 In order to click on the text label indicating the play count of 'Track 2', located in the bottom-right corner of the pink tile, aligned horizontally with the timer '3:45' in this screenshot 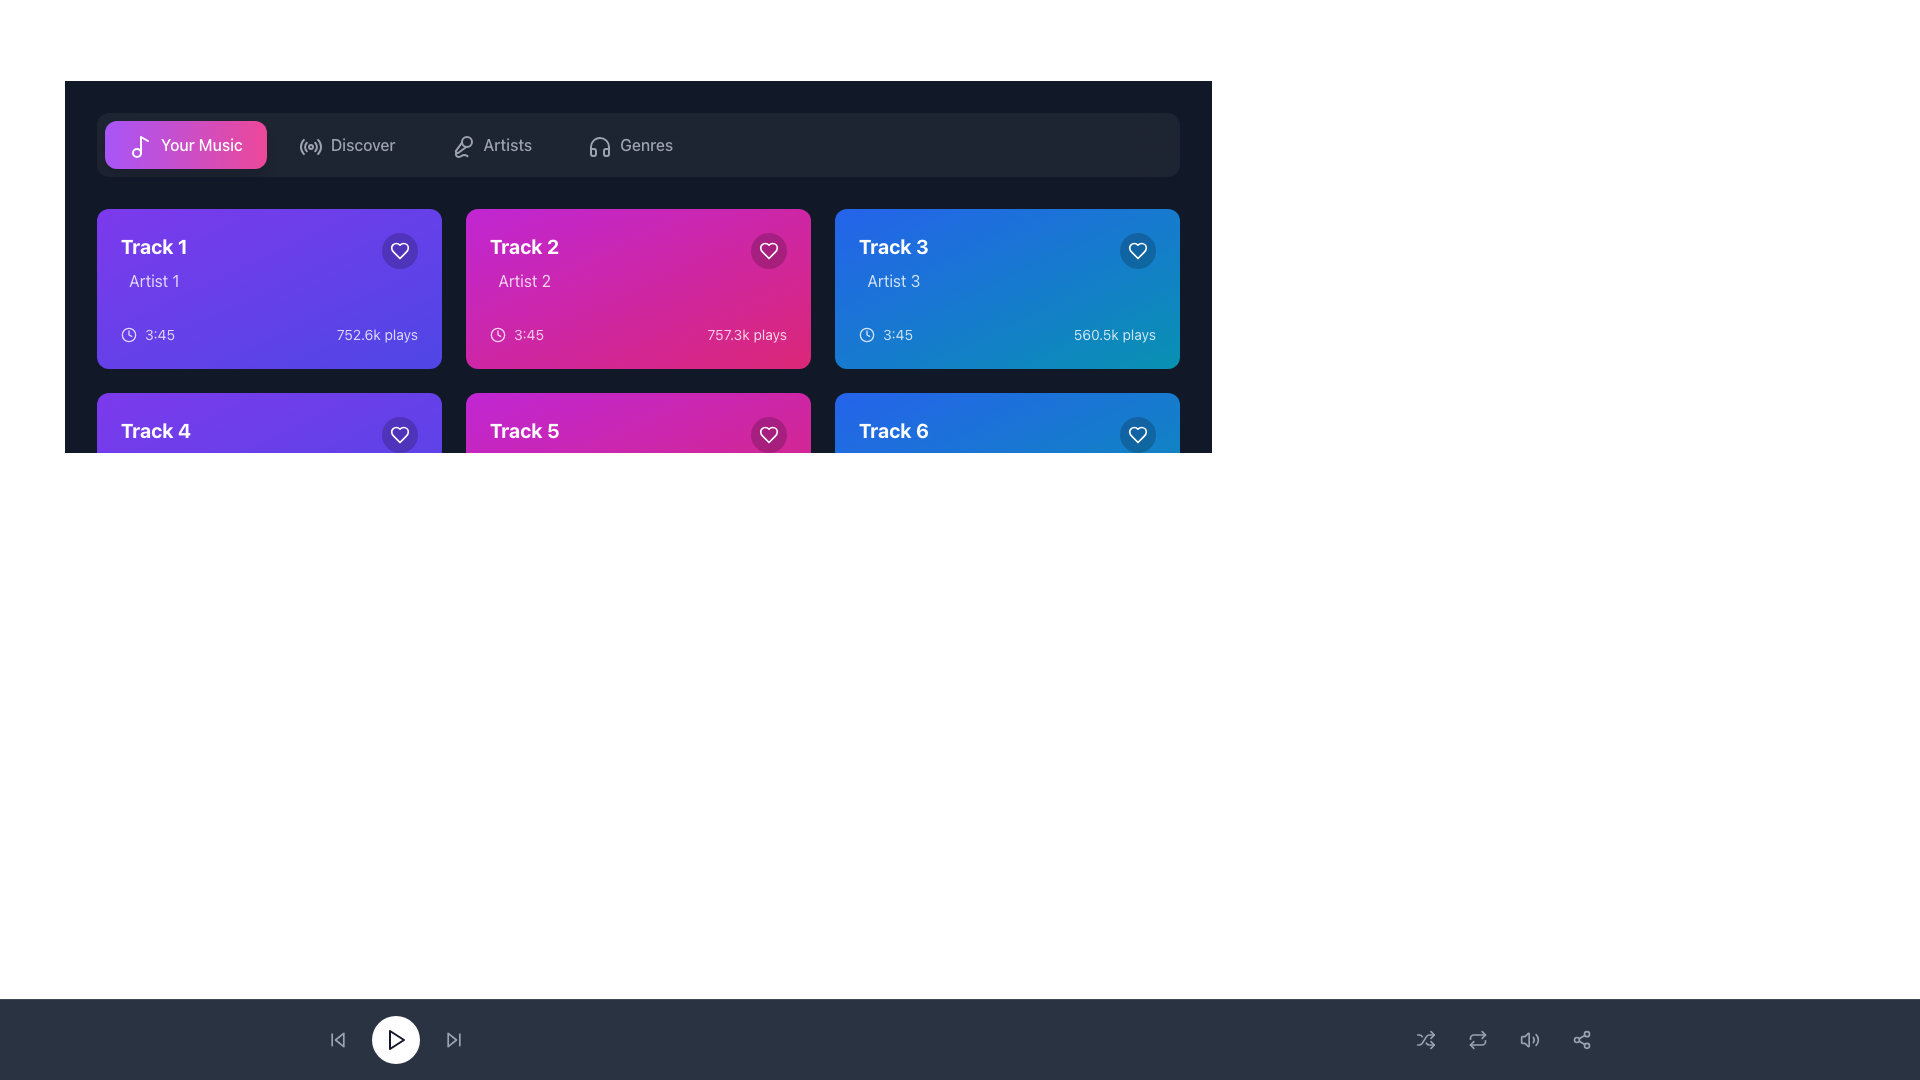, I will do `click(746, 334)`.